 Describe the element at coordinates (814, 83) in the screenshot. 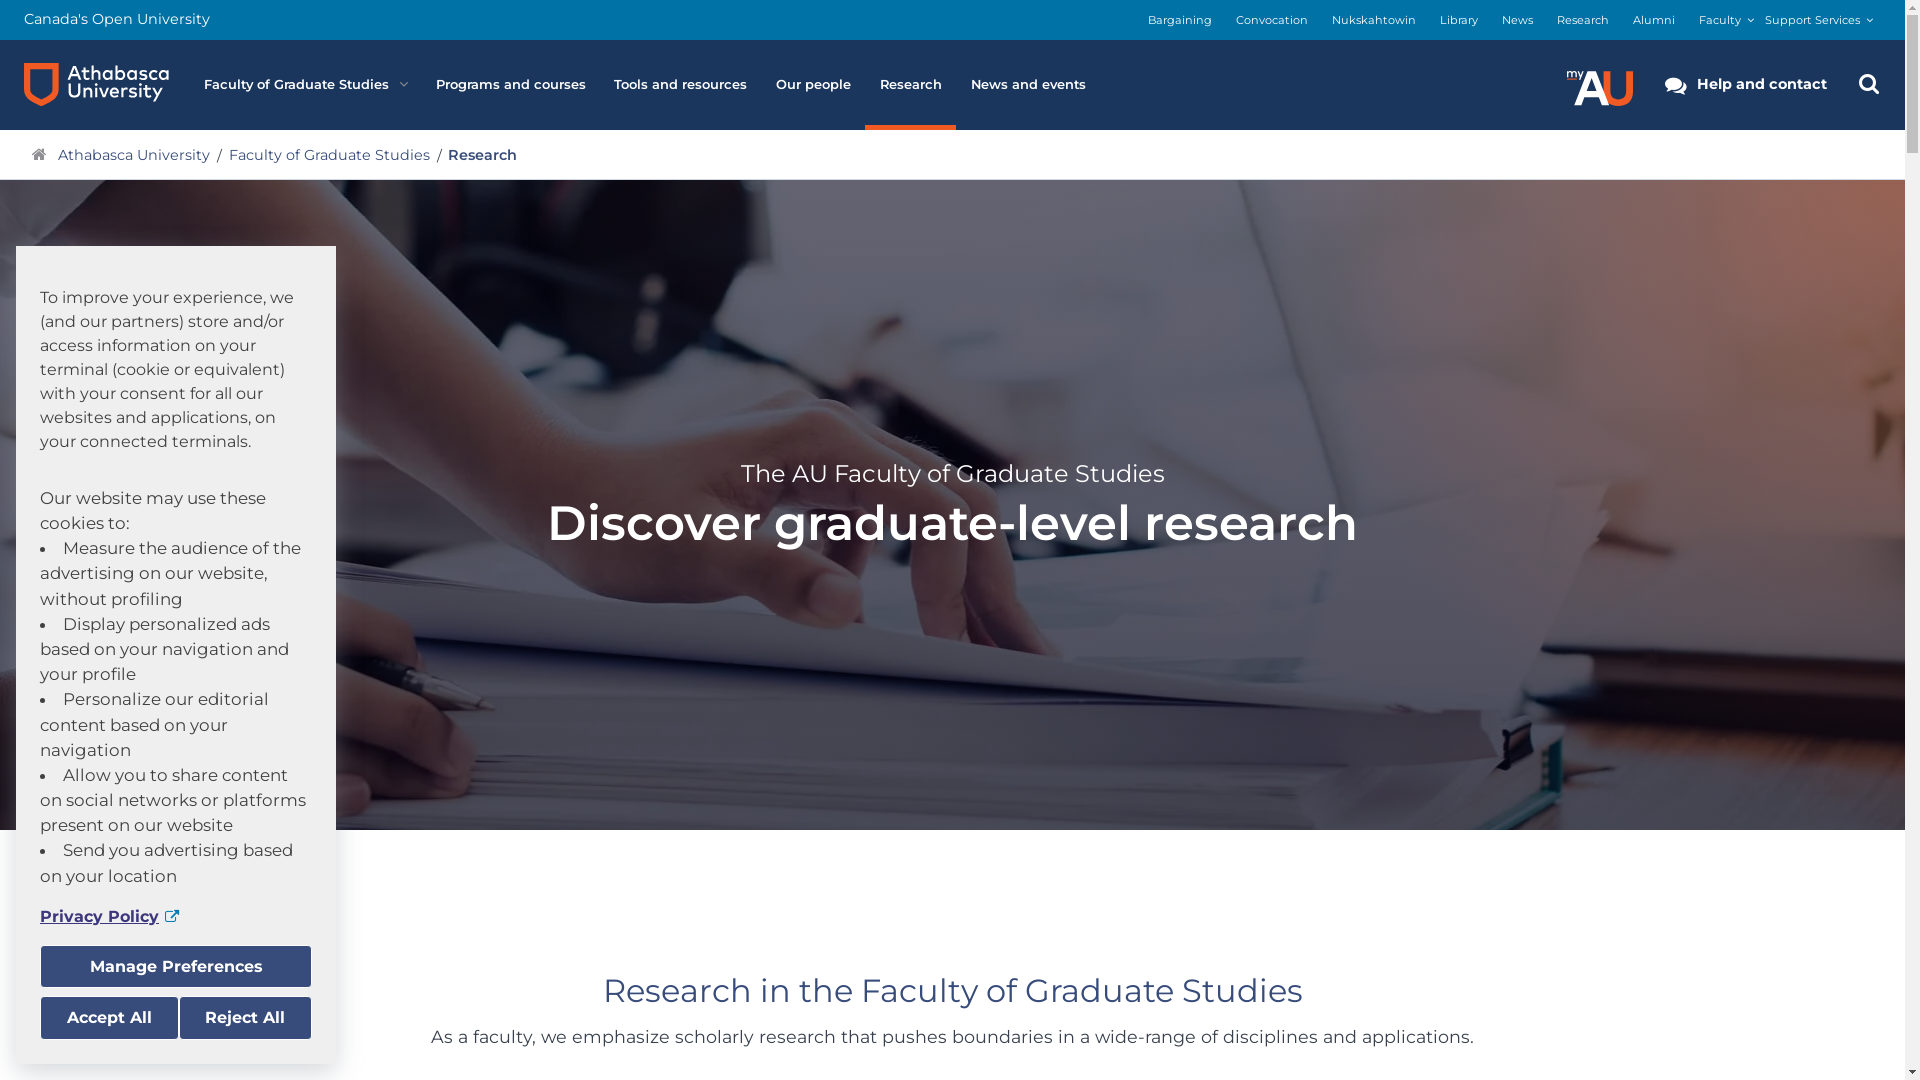

I see `'Our people'` at that location.